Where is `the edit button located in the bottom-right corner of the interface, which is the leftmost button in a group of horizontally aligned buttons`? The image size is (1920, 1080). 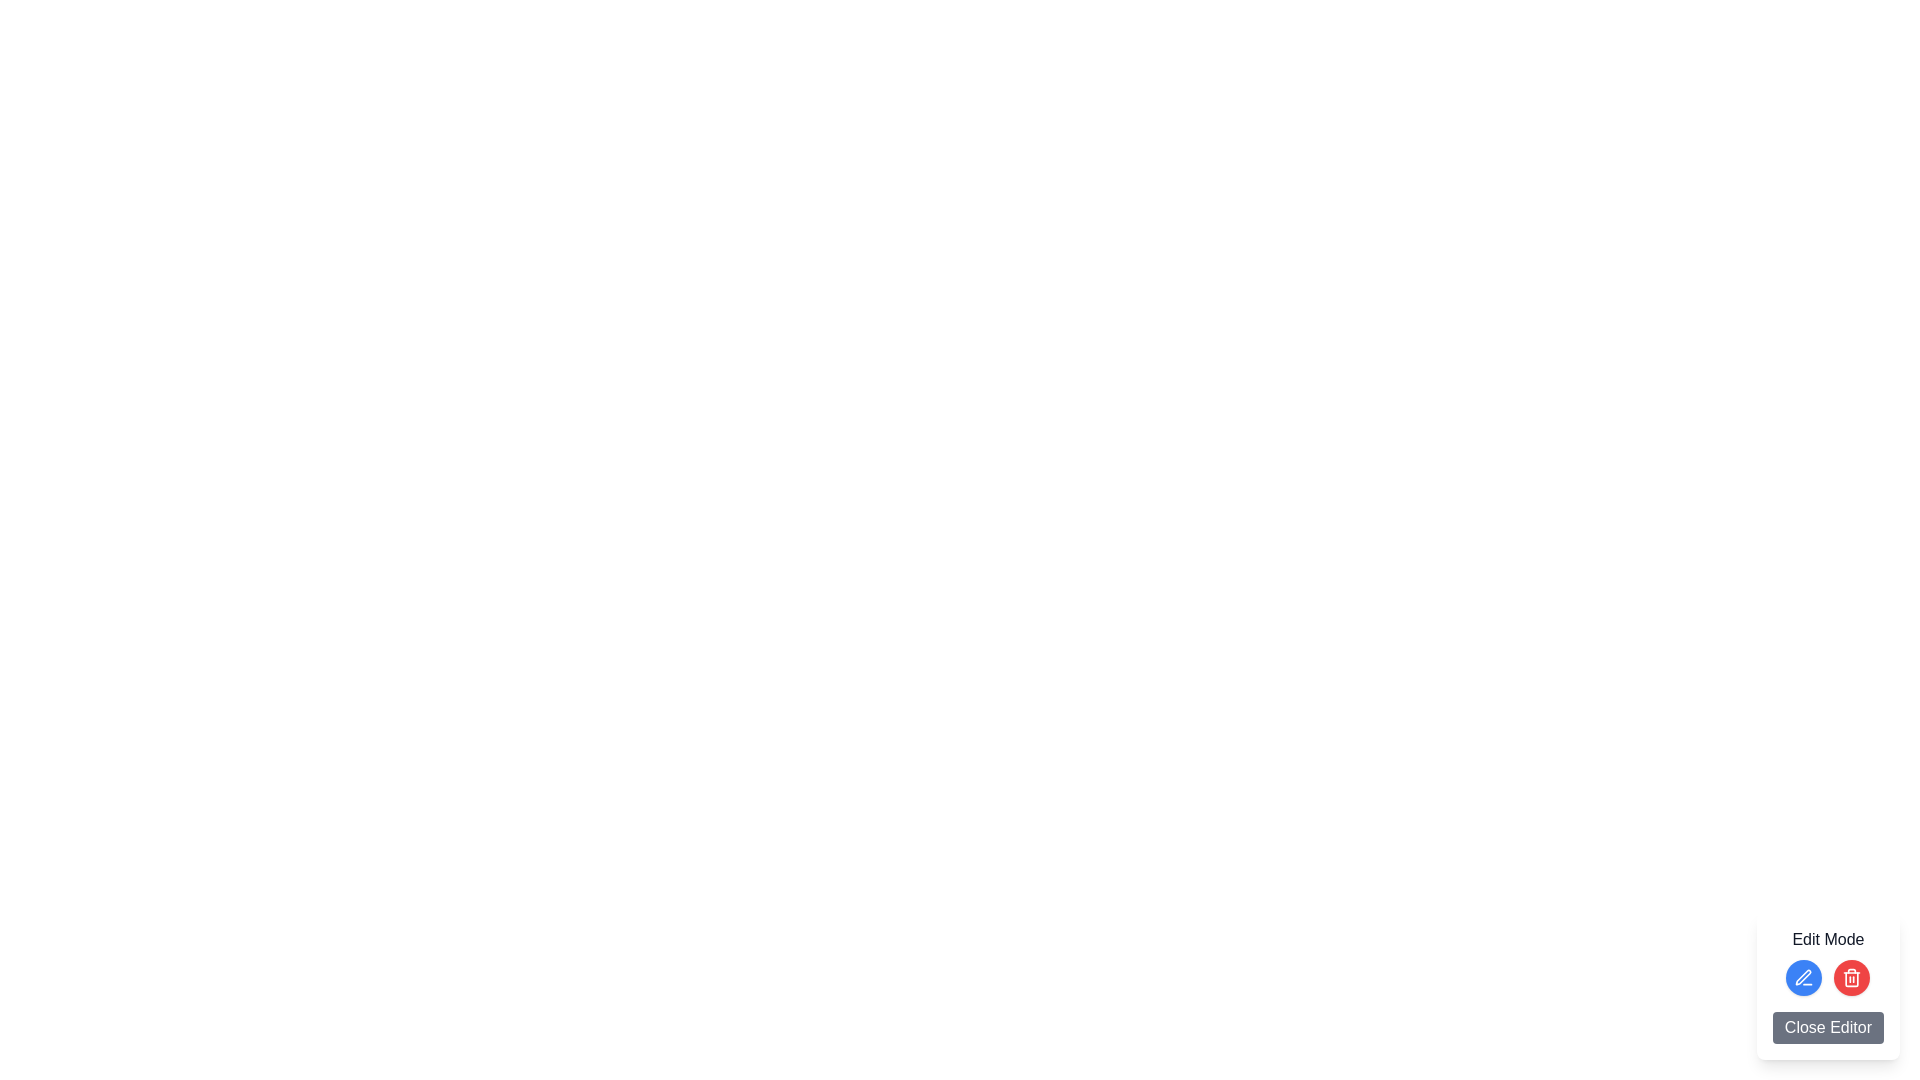
the edit button located in the bottom-right corner of the interface, which is the leftmost button in a group of horizontally aligned buttons is located at coordinates (1804, 977).